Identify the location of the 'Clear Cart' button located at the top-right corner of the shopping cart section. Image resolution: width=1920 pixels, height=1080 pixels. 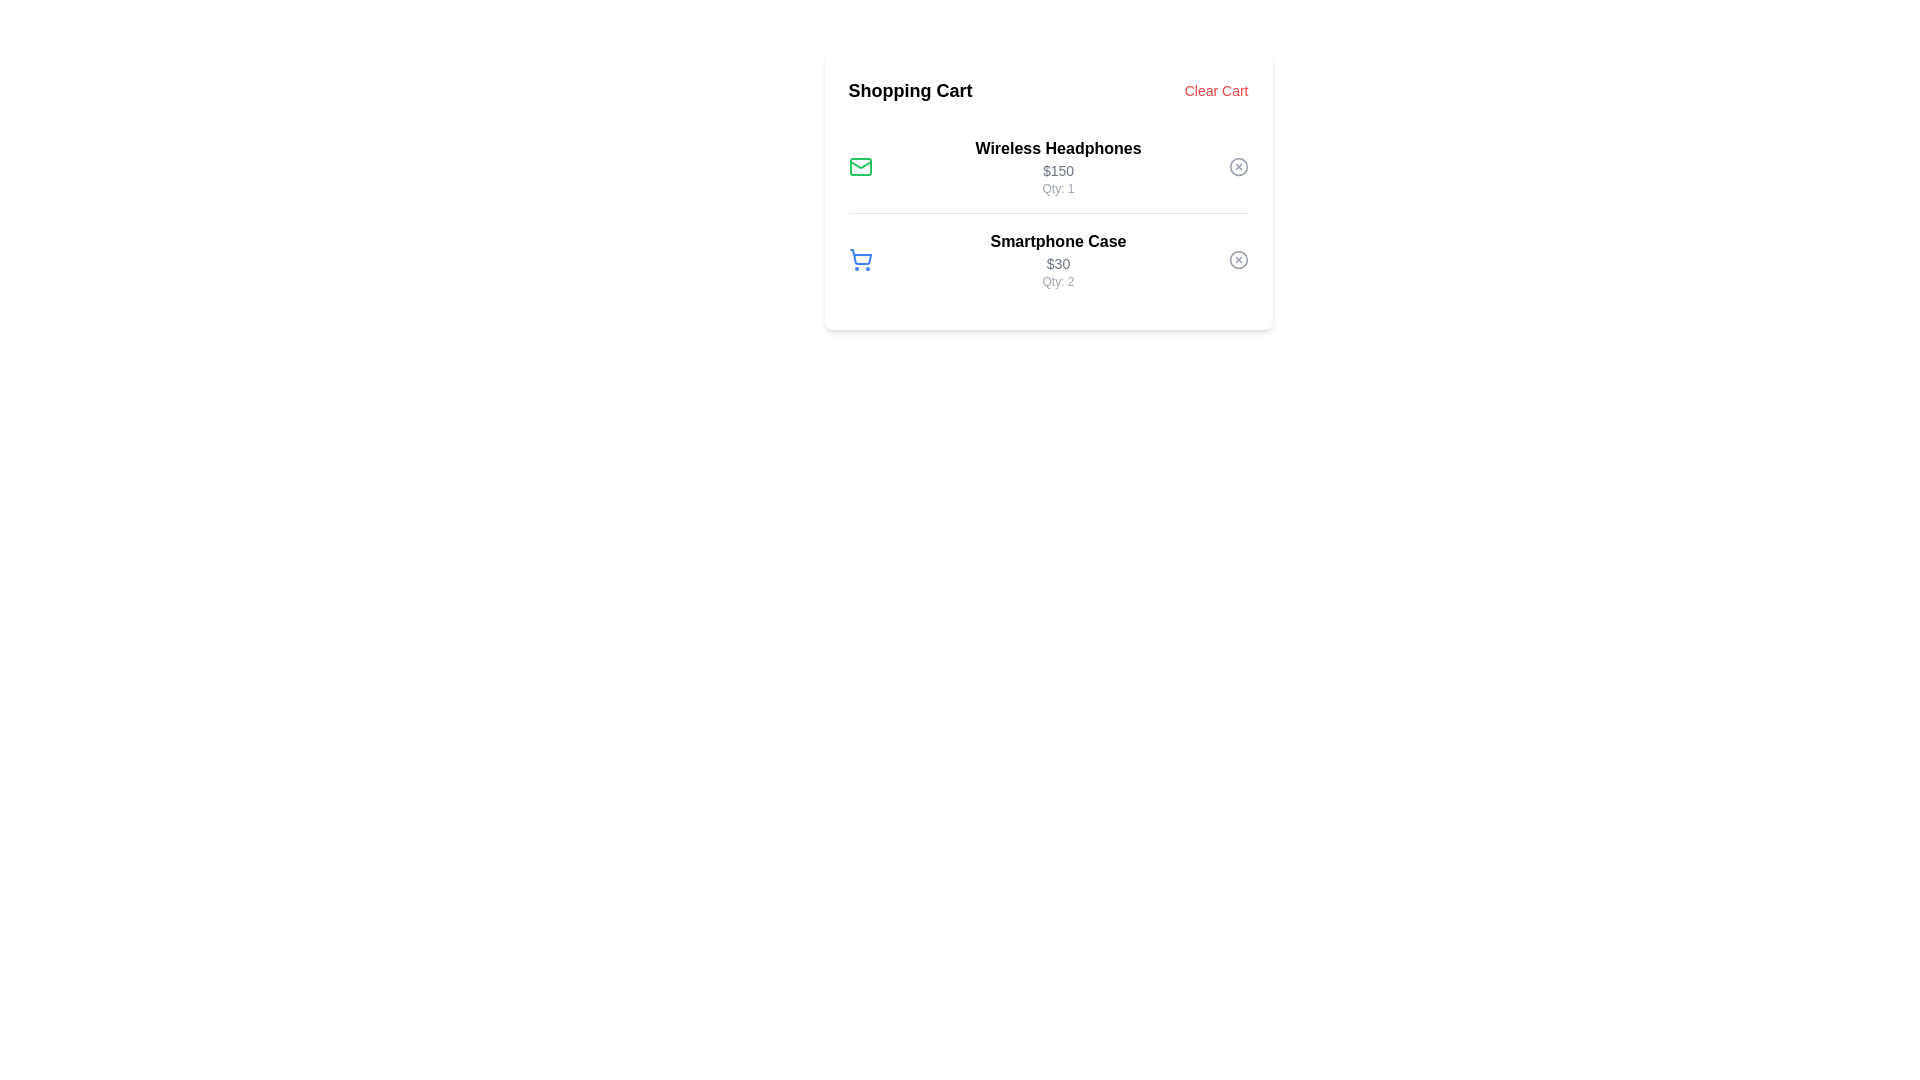
(1215, 91).